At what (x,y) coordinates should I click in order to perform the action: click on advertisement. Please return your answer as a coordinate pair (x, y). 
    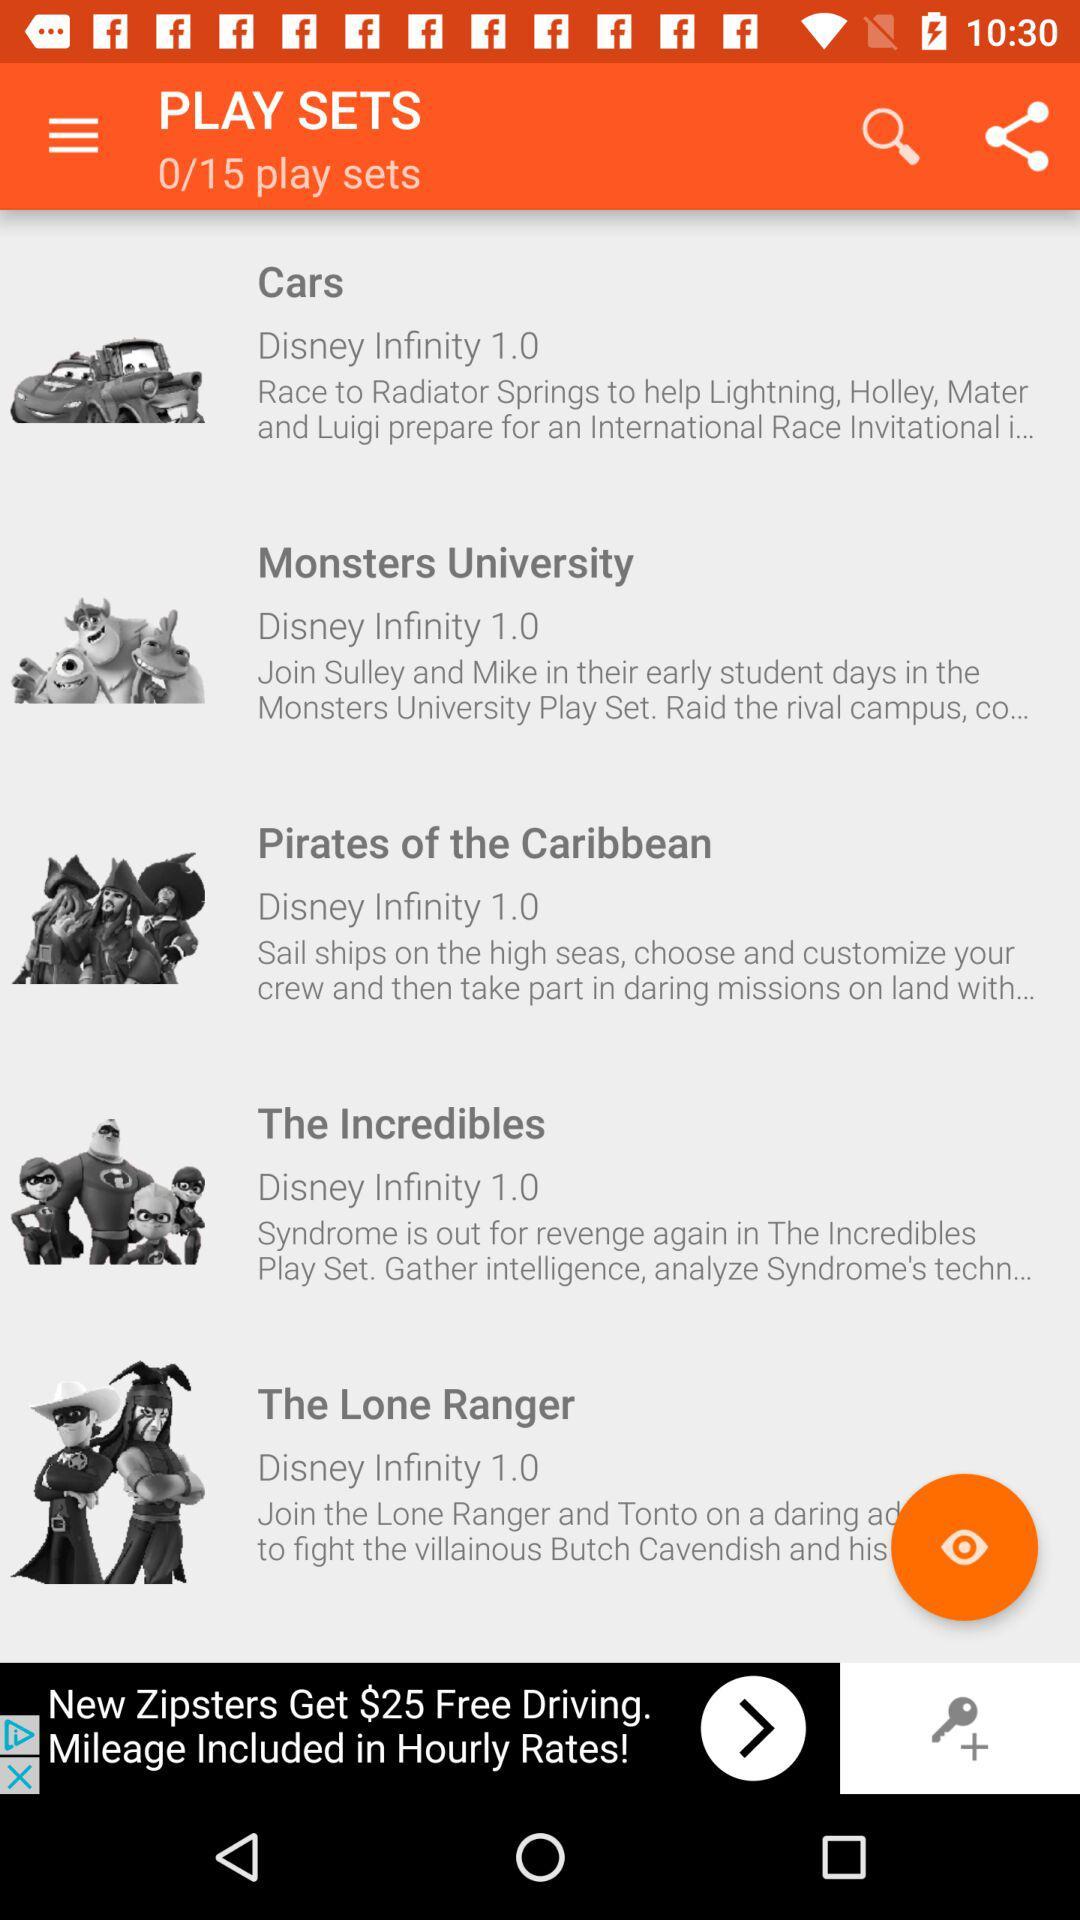
    Looking at the image, I should click on (419, 1727).